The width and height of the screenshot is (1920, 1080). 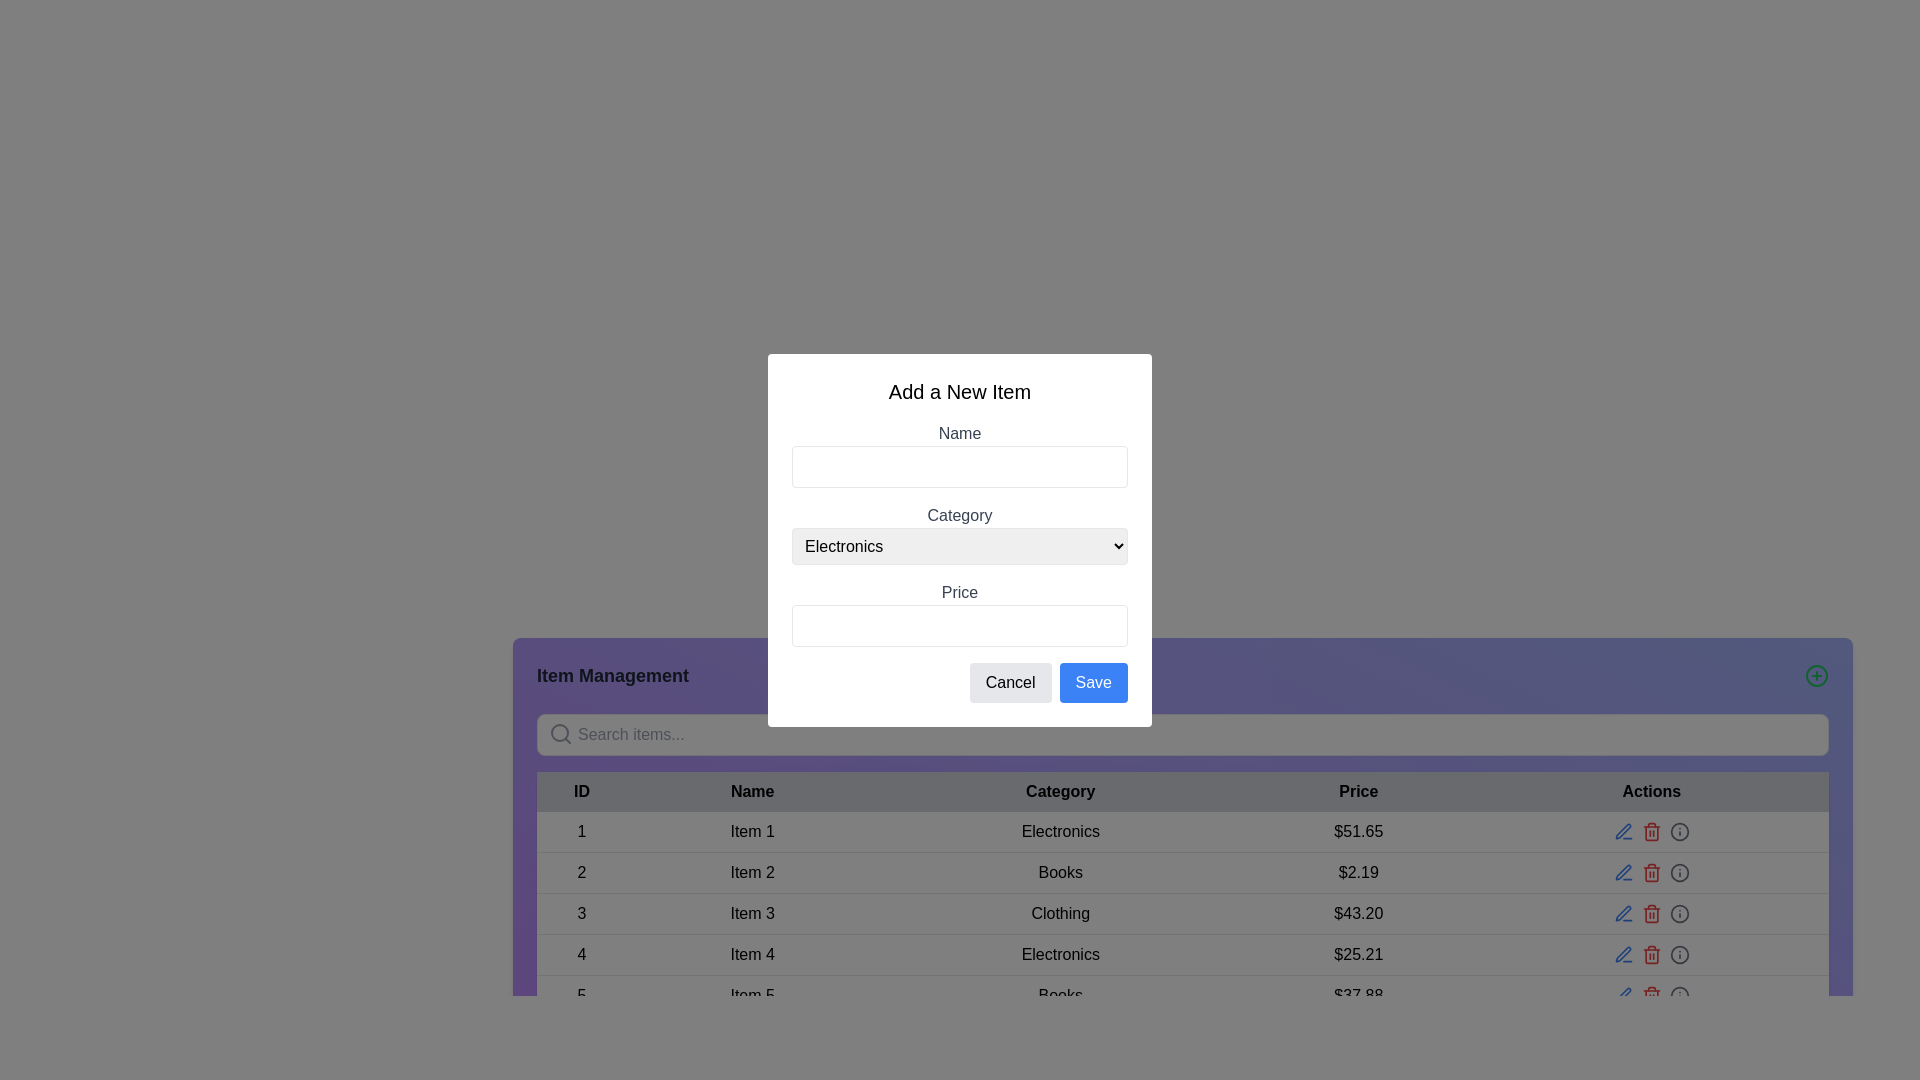 What do you see at coordinates (580, 914) in the screenshot?
I see `the text label displaying the number '3' in the third row of the table under the 'ID' column` at bounding box center [580, 914].